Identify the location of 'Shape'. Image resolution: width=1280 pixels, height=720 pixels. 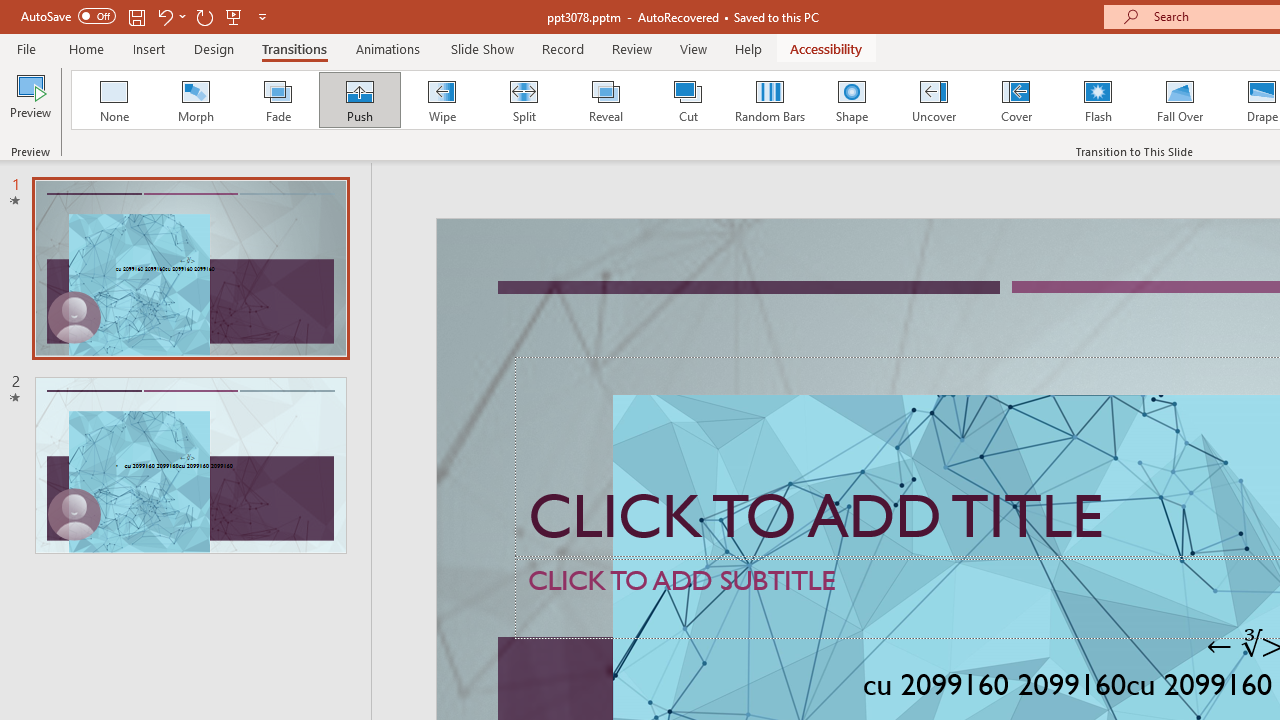
(852, 100).